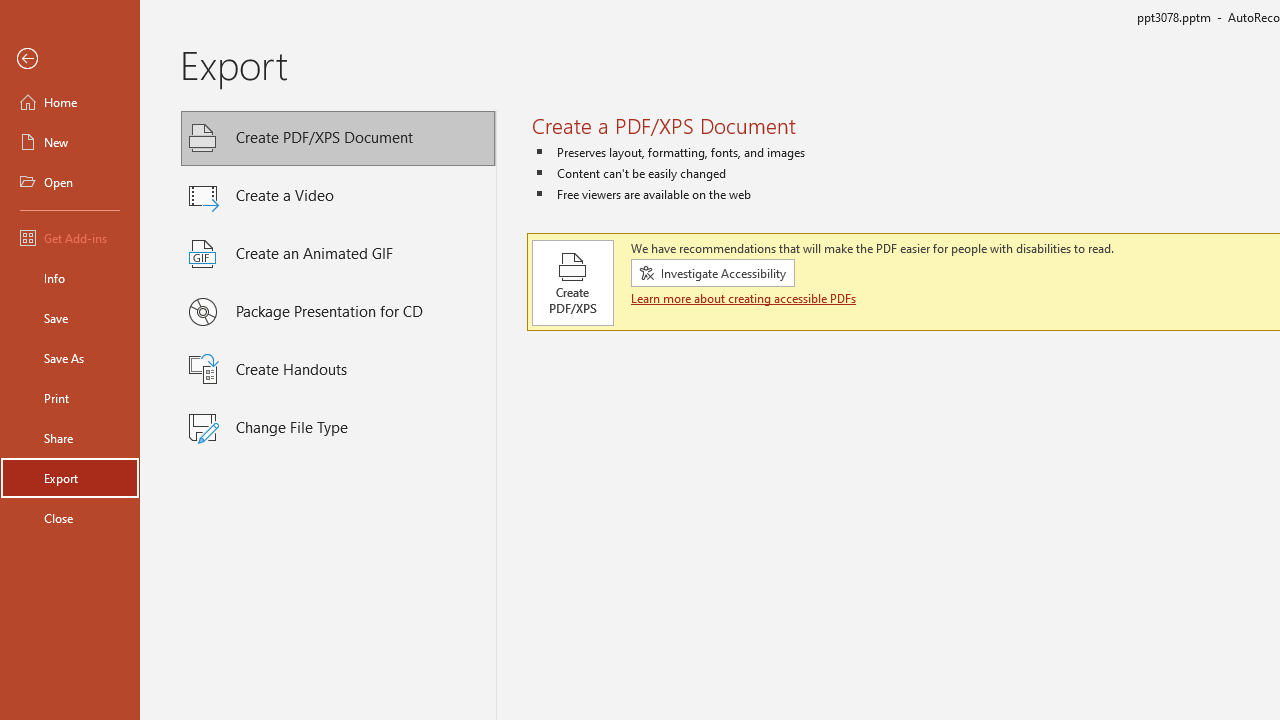 This screenshot has width=1280, height=720. What do you see at coordinates (744, 298) in the screenshot?
I see `'Learn more about creating accessible PDFs'` at bounding box center [744, 298].